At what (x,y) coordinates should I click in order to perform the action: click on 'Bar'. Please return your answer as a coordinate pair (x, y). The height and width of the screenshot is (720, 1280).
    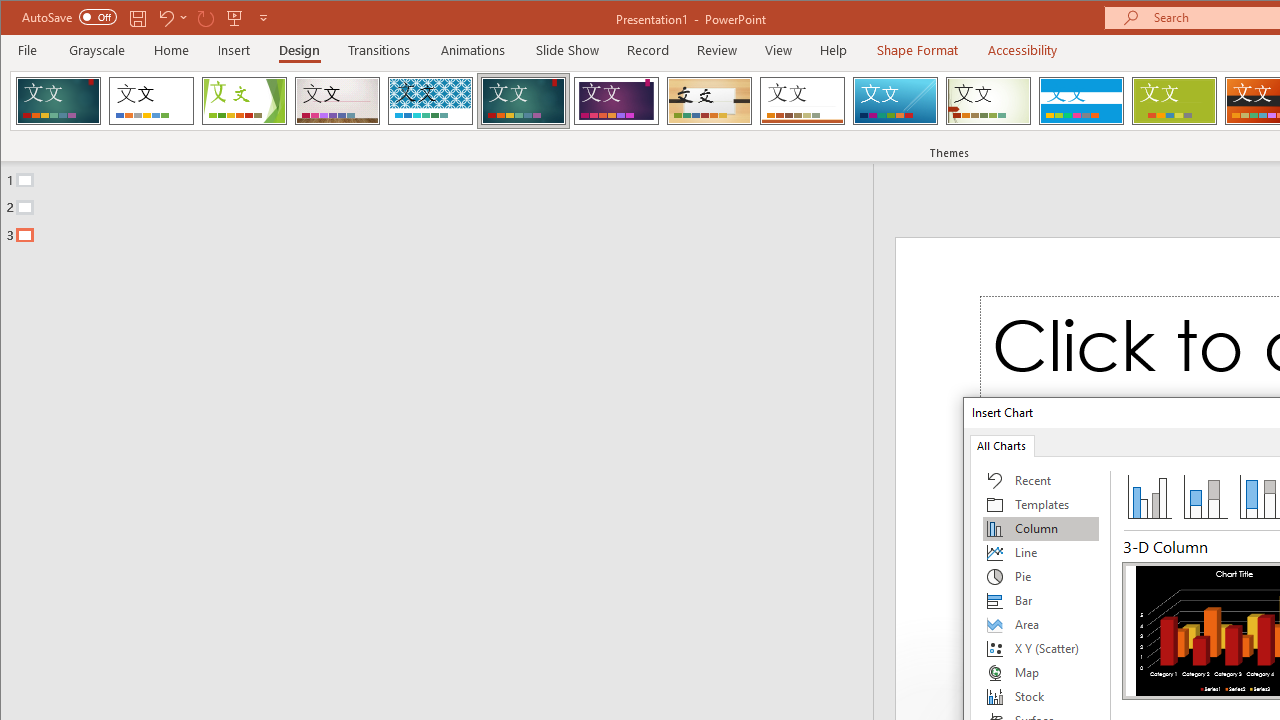
    Looking at the image, I should click on (1040, 599).